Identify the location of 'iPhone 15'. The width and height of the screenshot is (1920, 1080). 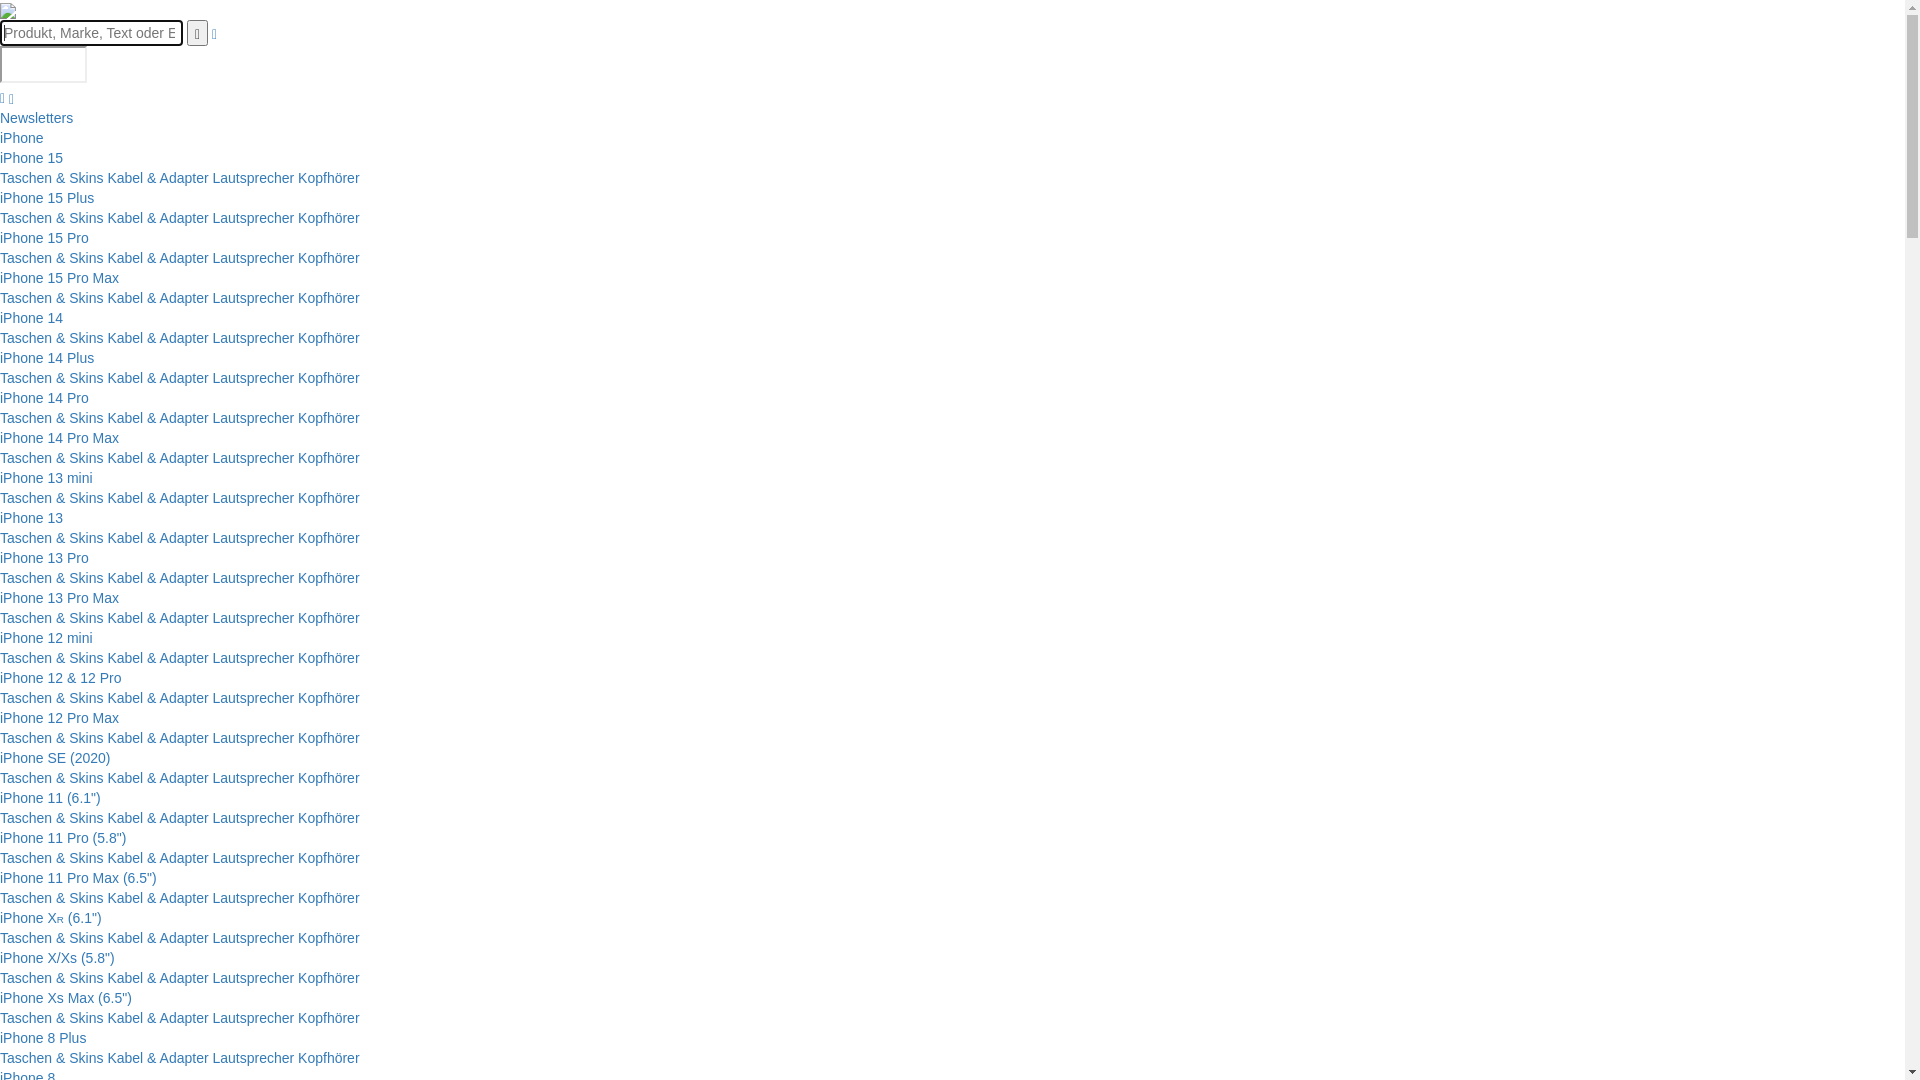
(31, 157).